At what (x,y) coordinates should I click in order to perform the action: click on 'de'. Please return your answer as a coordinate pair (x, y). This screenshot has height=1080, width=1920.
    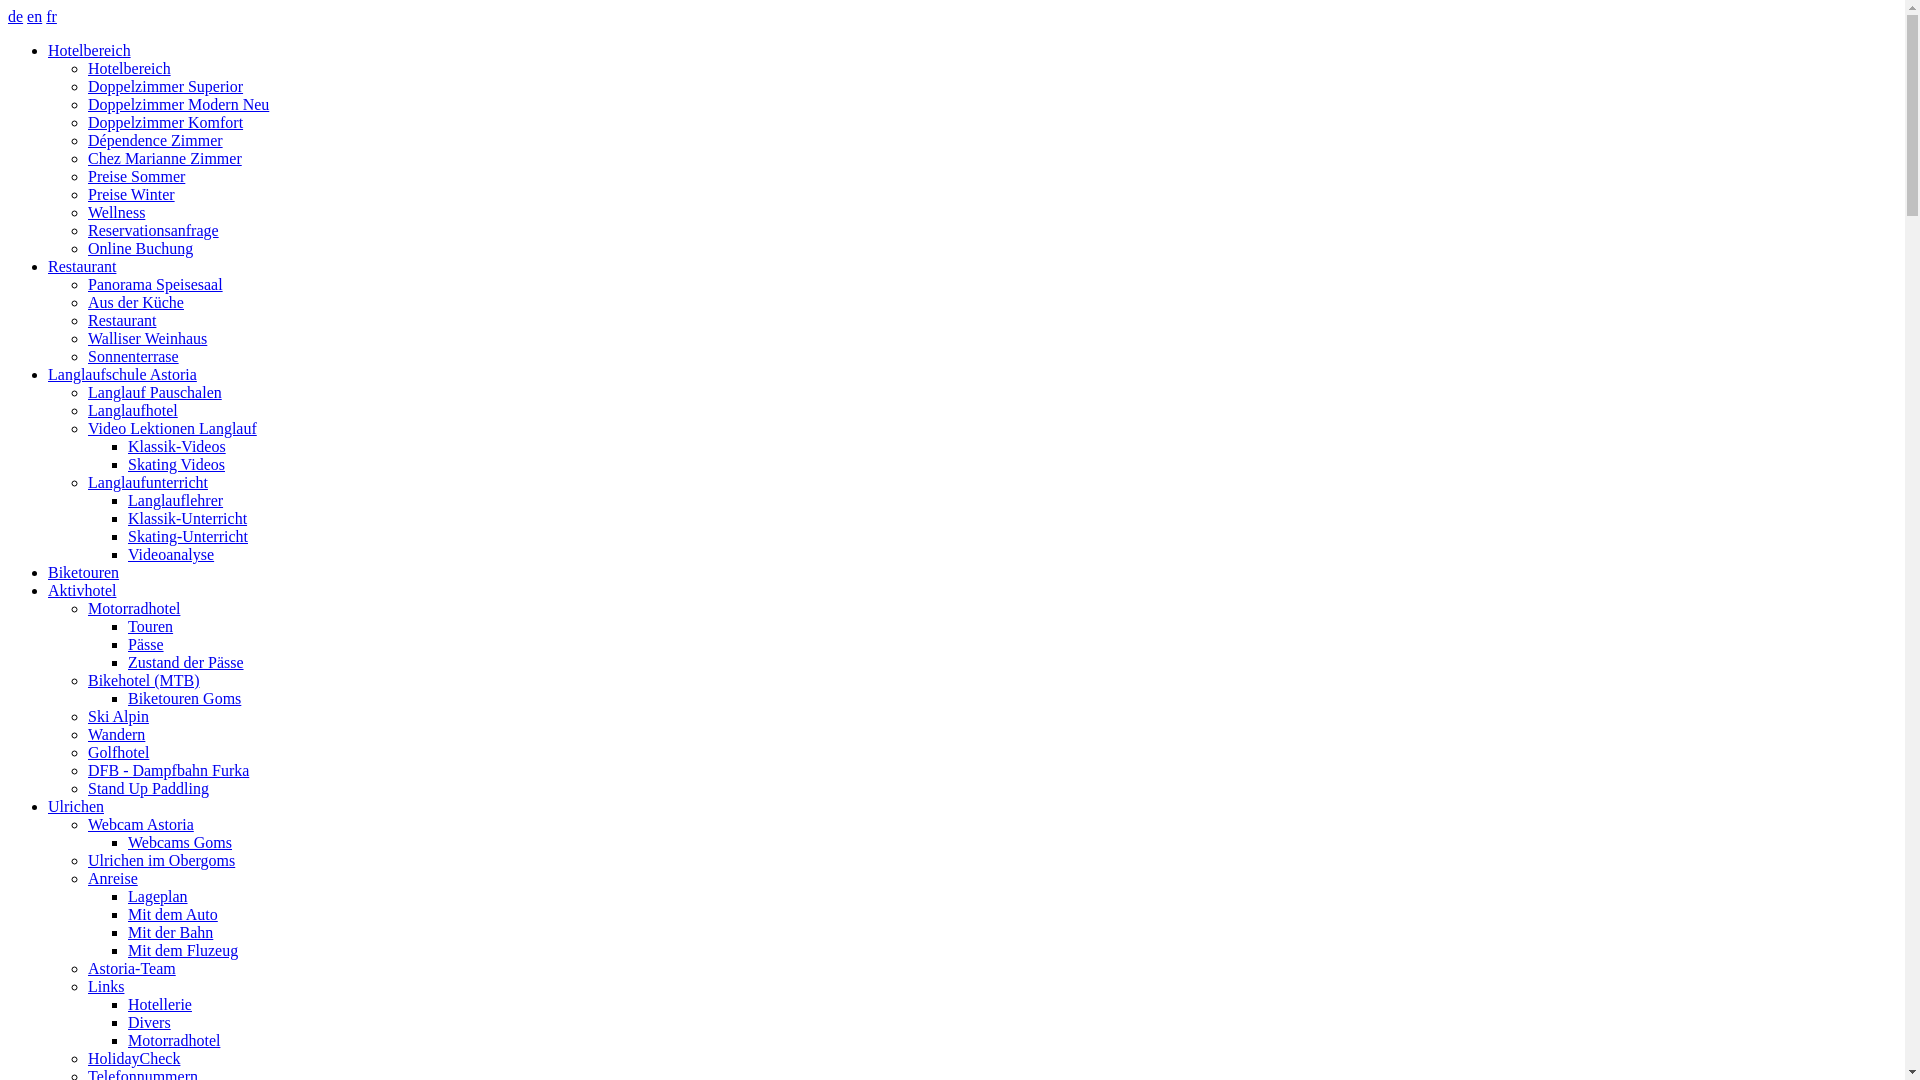
    Looking at the image, I should click on (15, 16).